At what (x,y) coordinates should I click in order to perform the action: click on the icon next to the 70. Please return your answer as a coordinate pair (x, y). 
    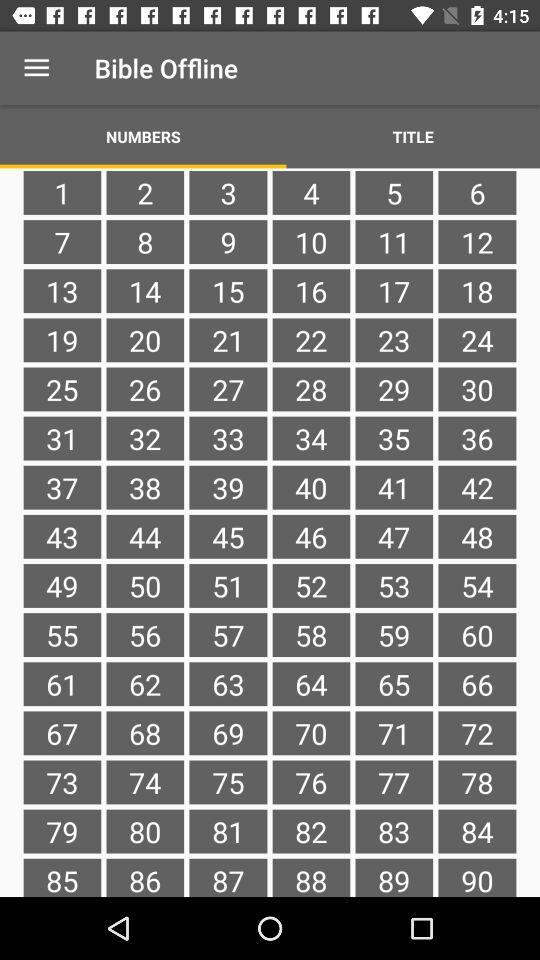
    Looking at the image, I should click on (394, 782).